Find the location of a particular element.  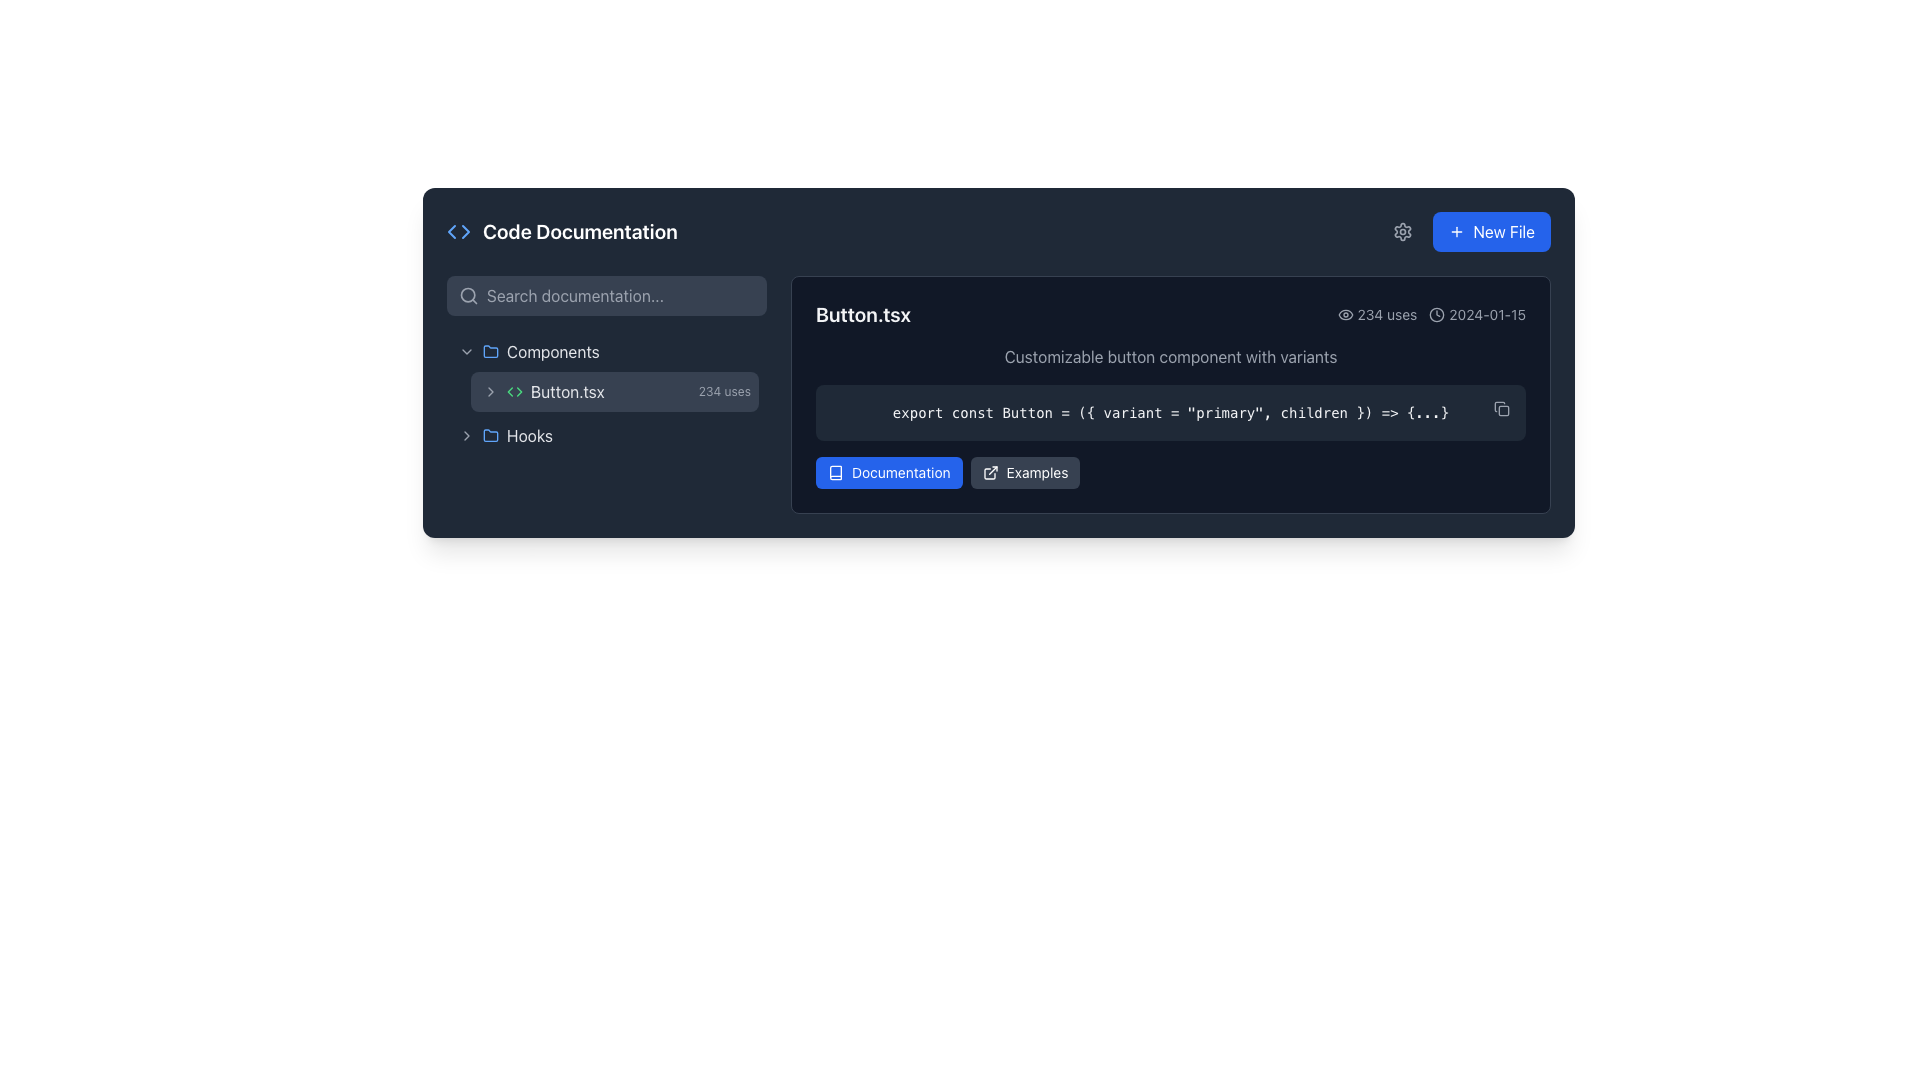

the settings icon button located in the upper-right region of the interface is located at coordinates (1402, 230).